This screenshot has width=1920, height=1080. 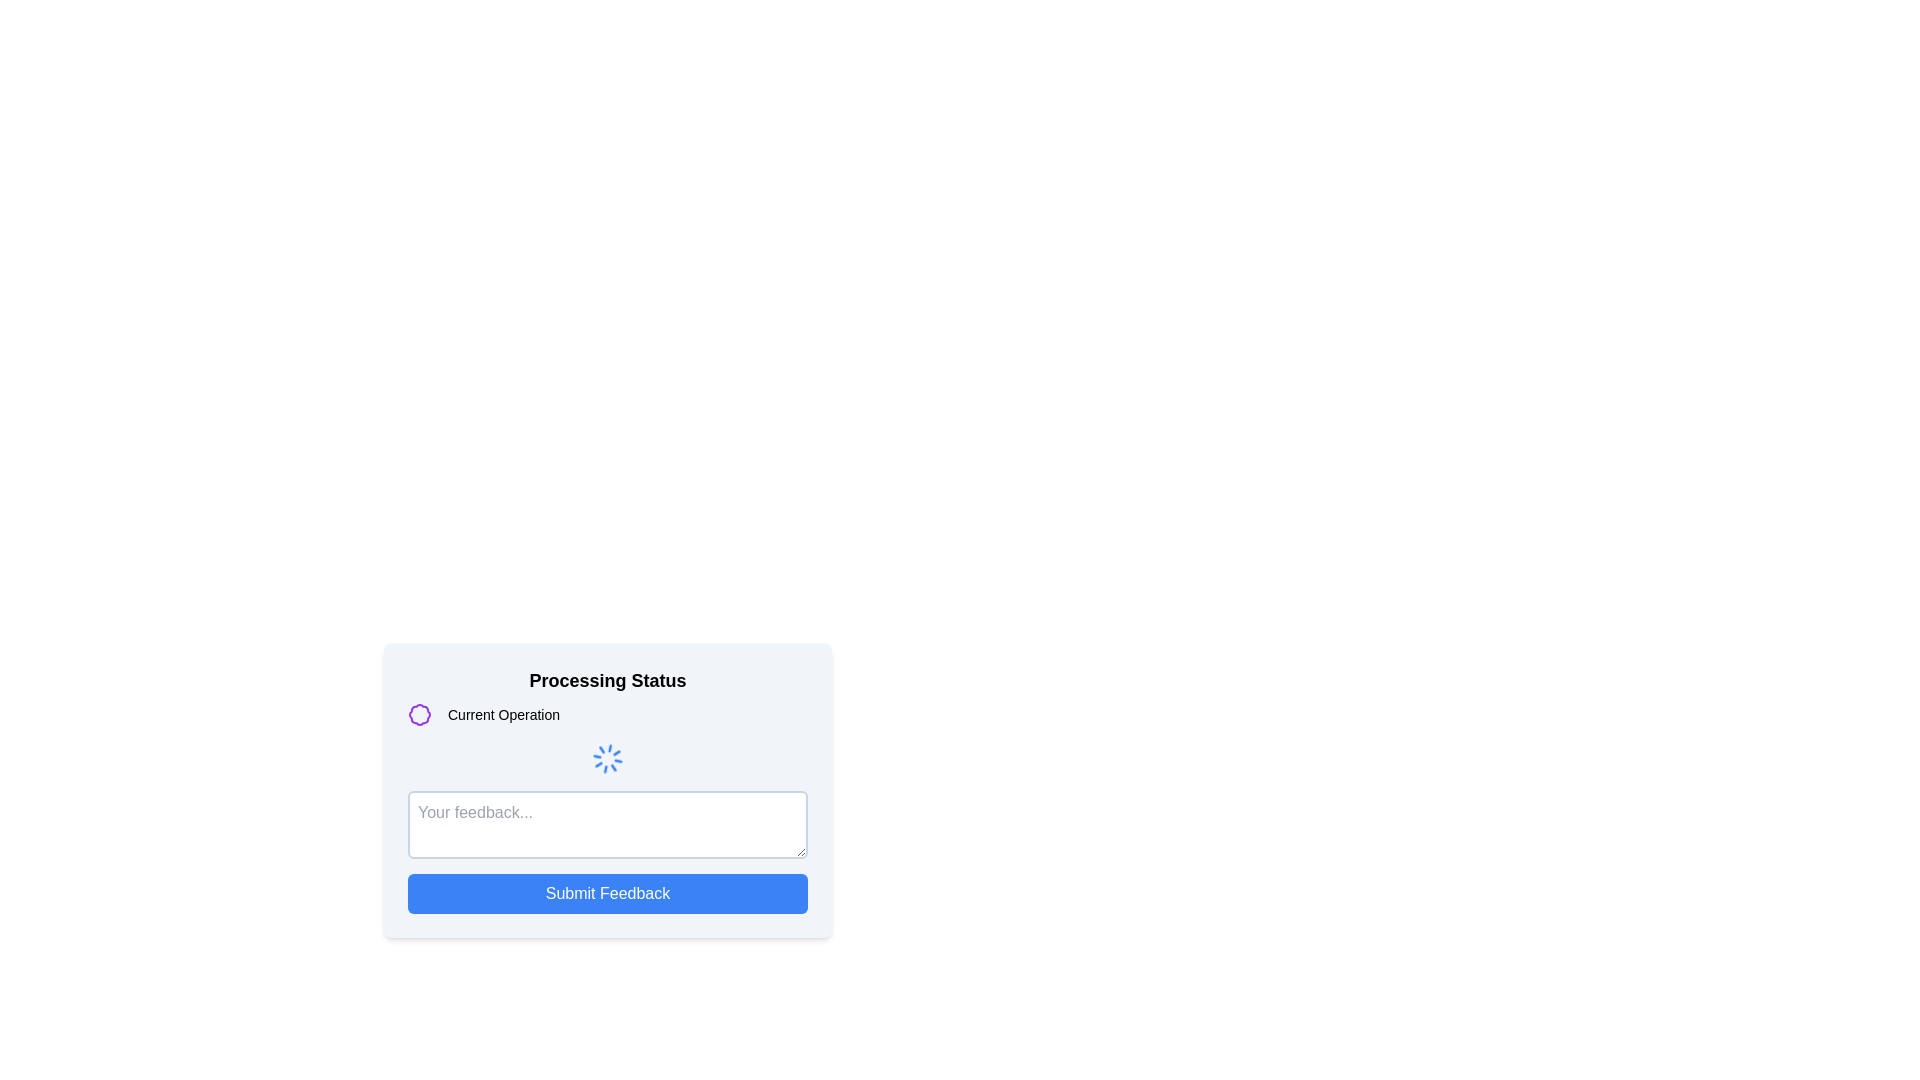 What do you see at coordinates (419, 713) in the screenshot?
I see `the icon representing the label 'Current Operation', which is located to the far left of the horizontal group containing the text label` at bounding box center [419, 713].